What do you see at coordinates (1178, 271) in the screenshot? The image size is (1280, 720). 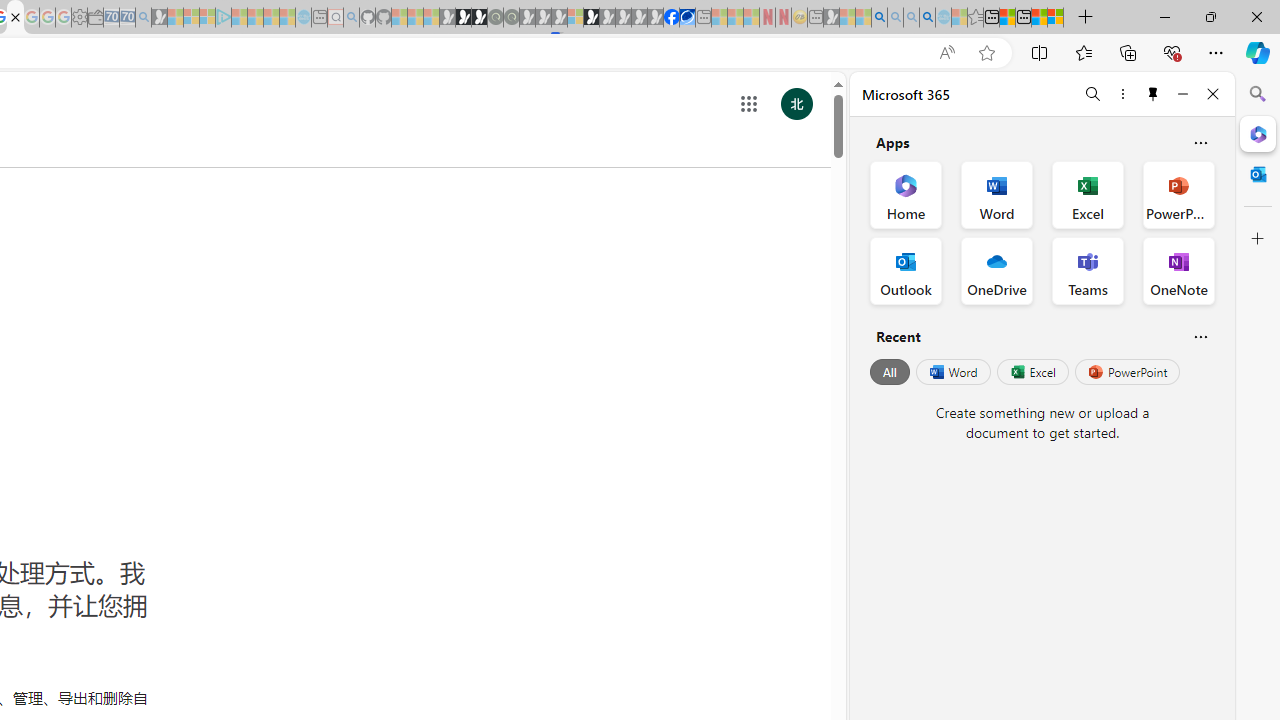 I see `'OneNote Office App'` at bounding box center [1178, 271].